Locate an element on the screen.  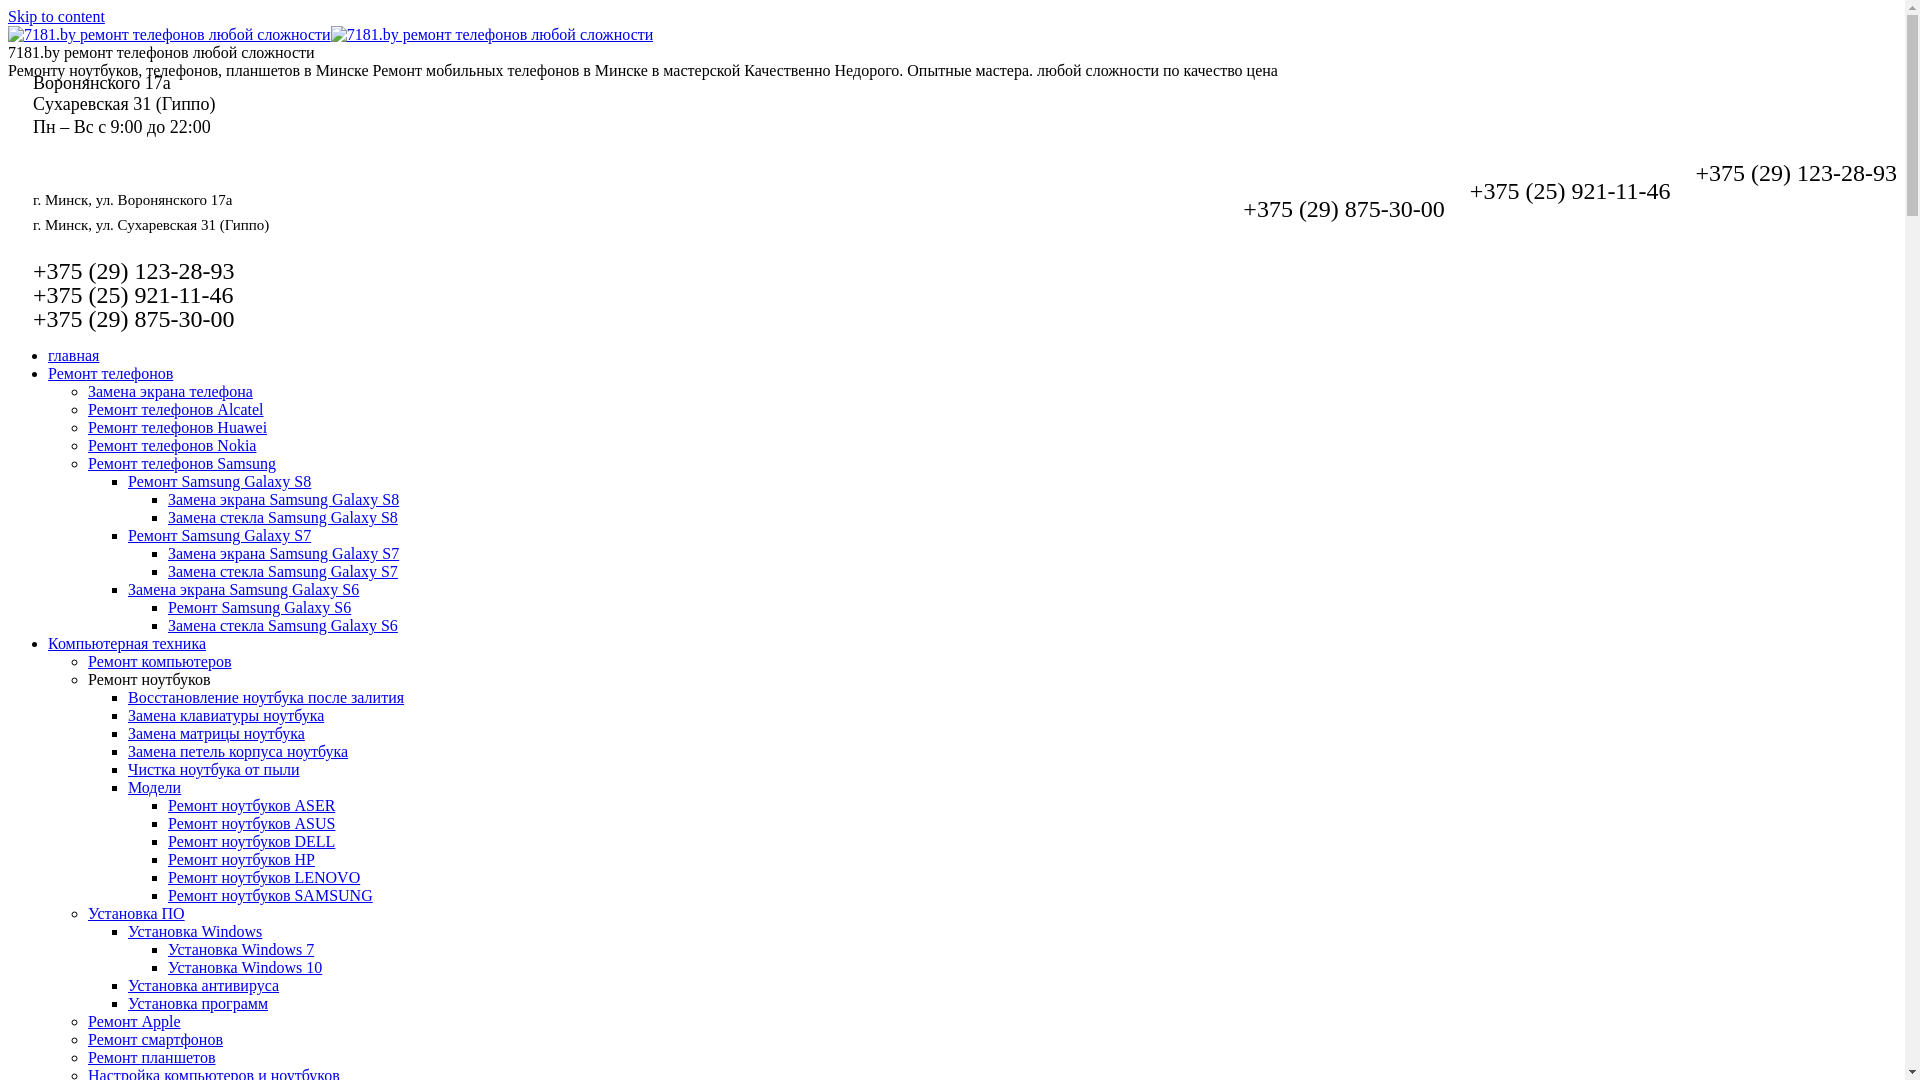
'+375 (29) 875-30-00' is located at coordinates (133, 318).